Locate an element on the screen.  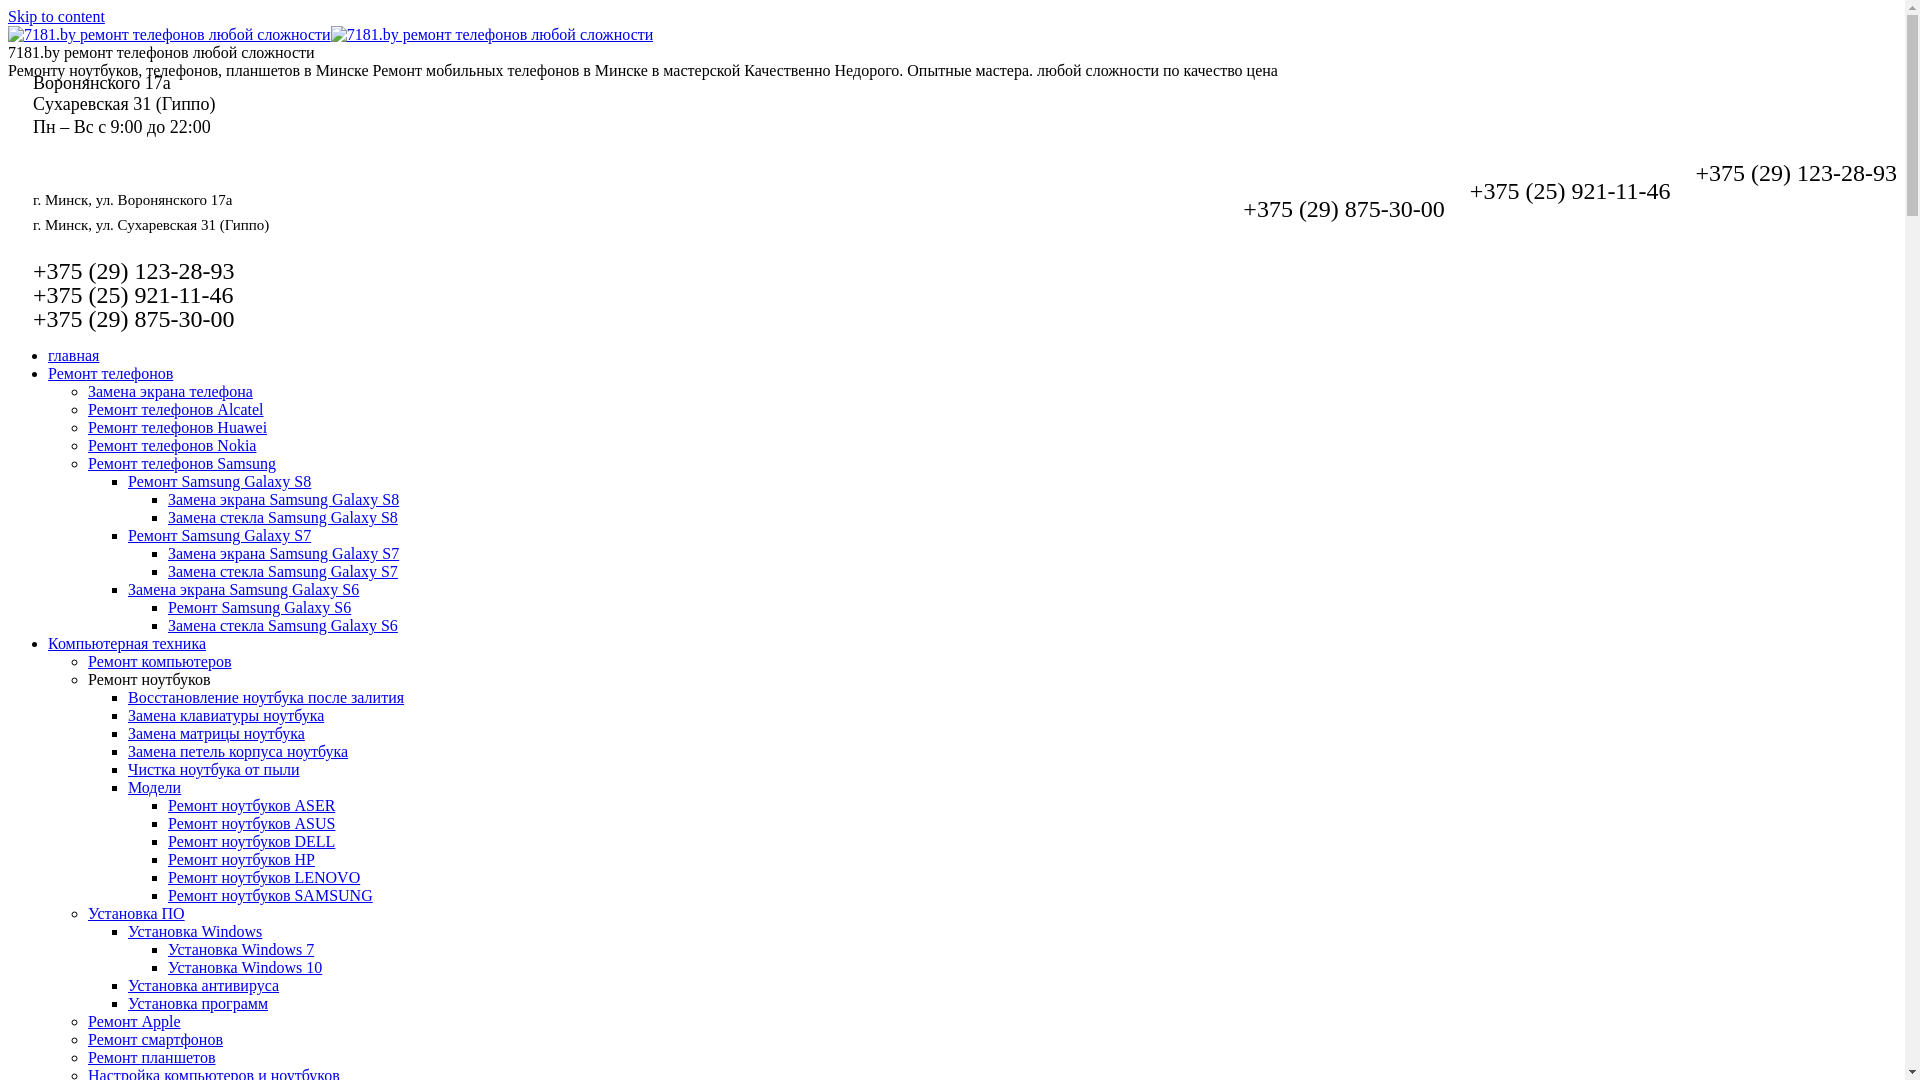
'+375 (29) 875-30-00' is located at coordinates (133, 318).